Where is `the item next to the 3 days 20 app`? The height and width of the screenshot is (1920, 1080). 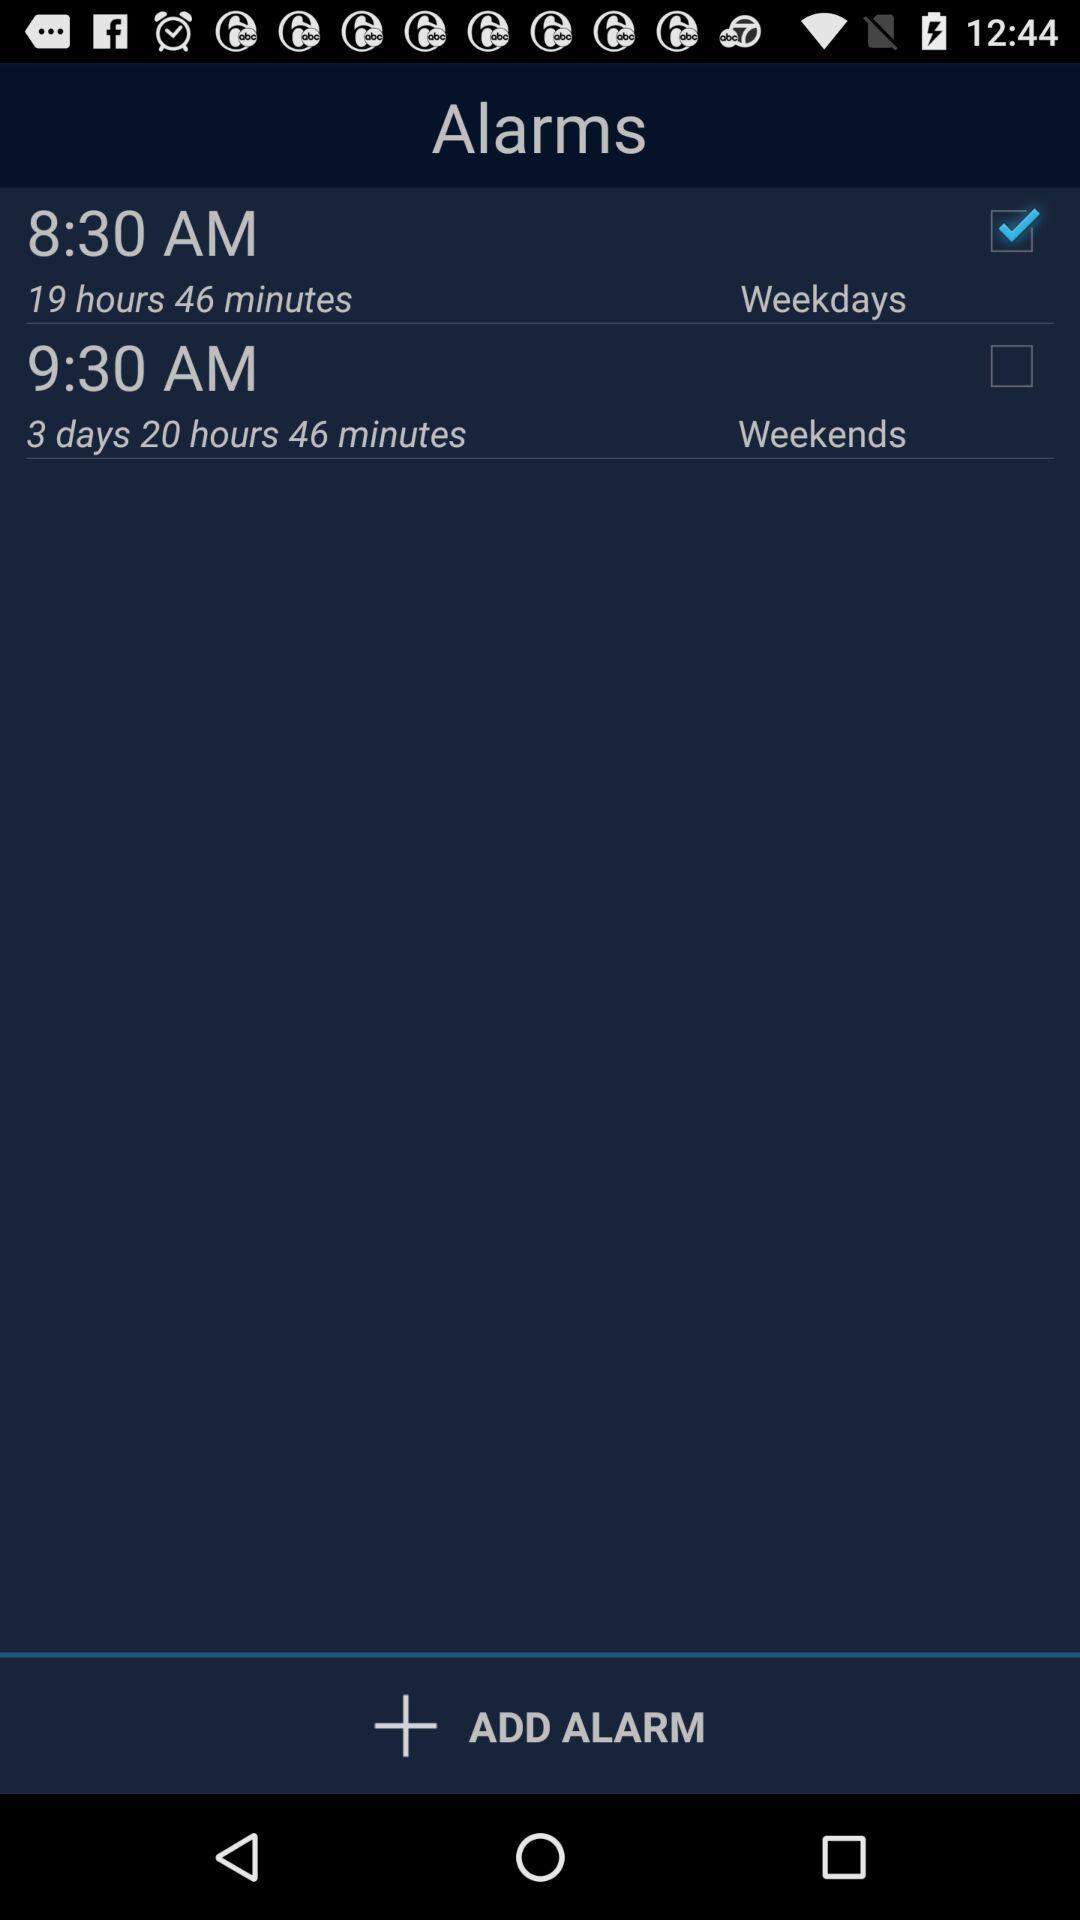
the item next to the 3 days 20 app is located at coordinates (822, 431).